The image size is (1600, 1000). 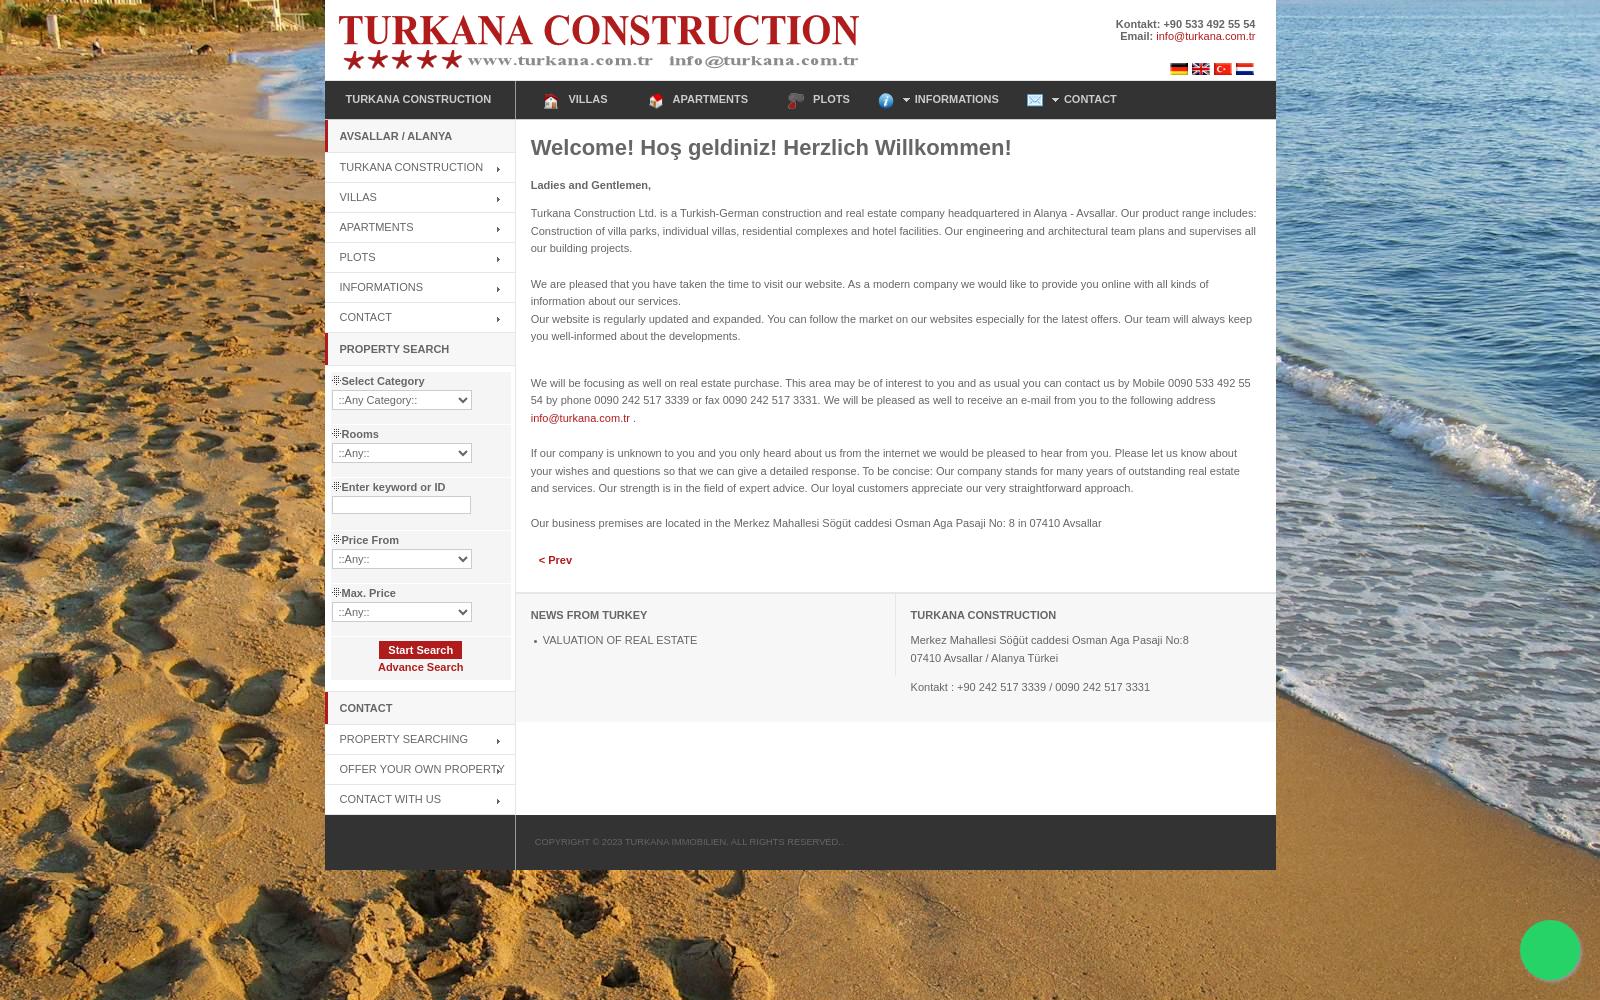 I want to click on 'Merkez Mahallesi Söğüt caddesi Osman Aga Pasaji No:8', so click(x=908, y=640).